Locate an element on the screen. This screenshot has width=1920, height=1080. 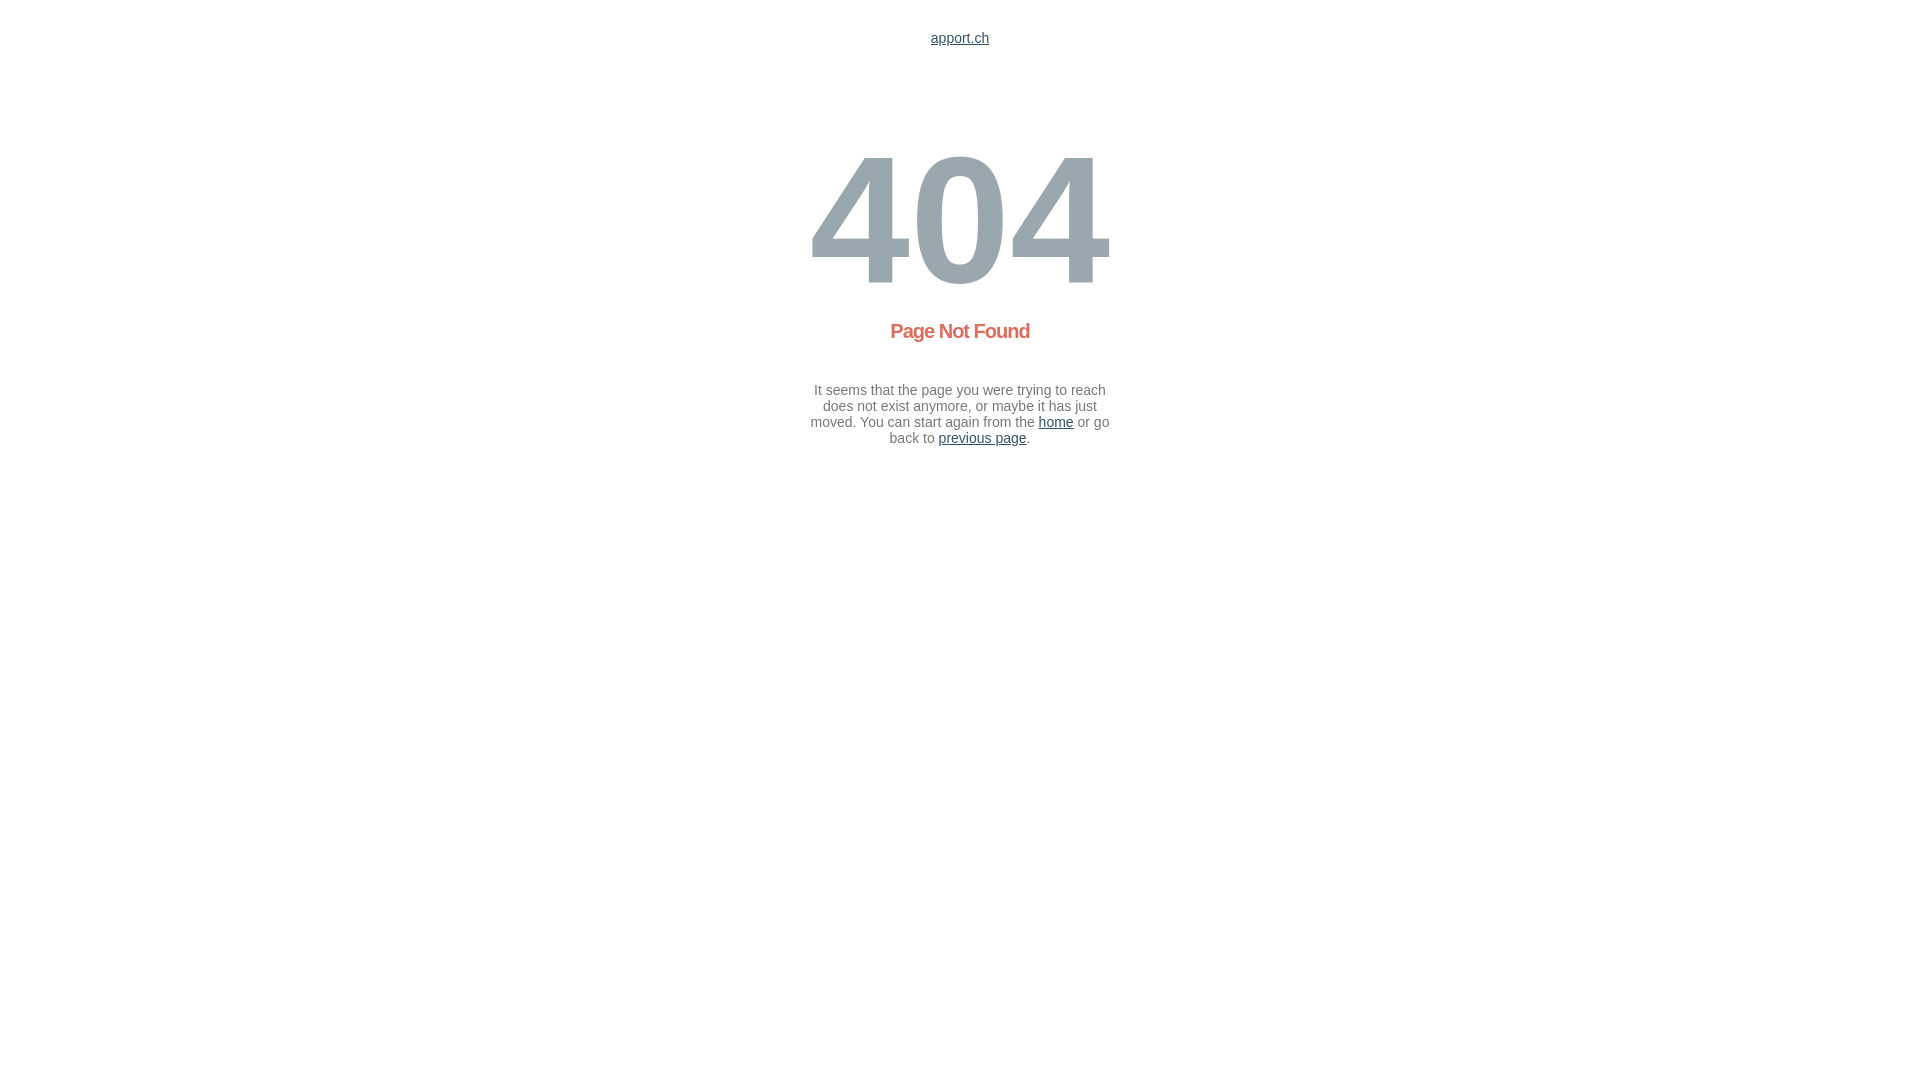
'apport.ch' is located at coordinates (930, 38).